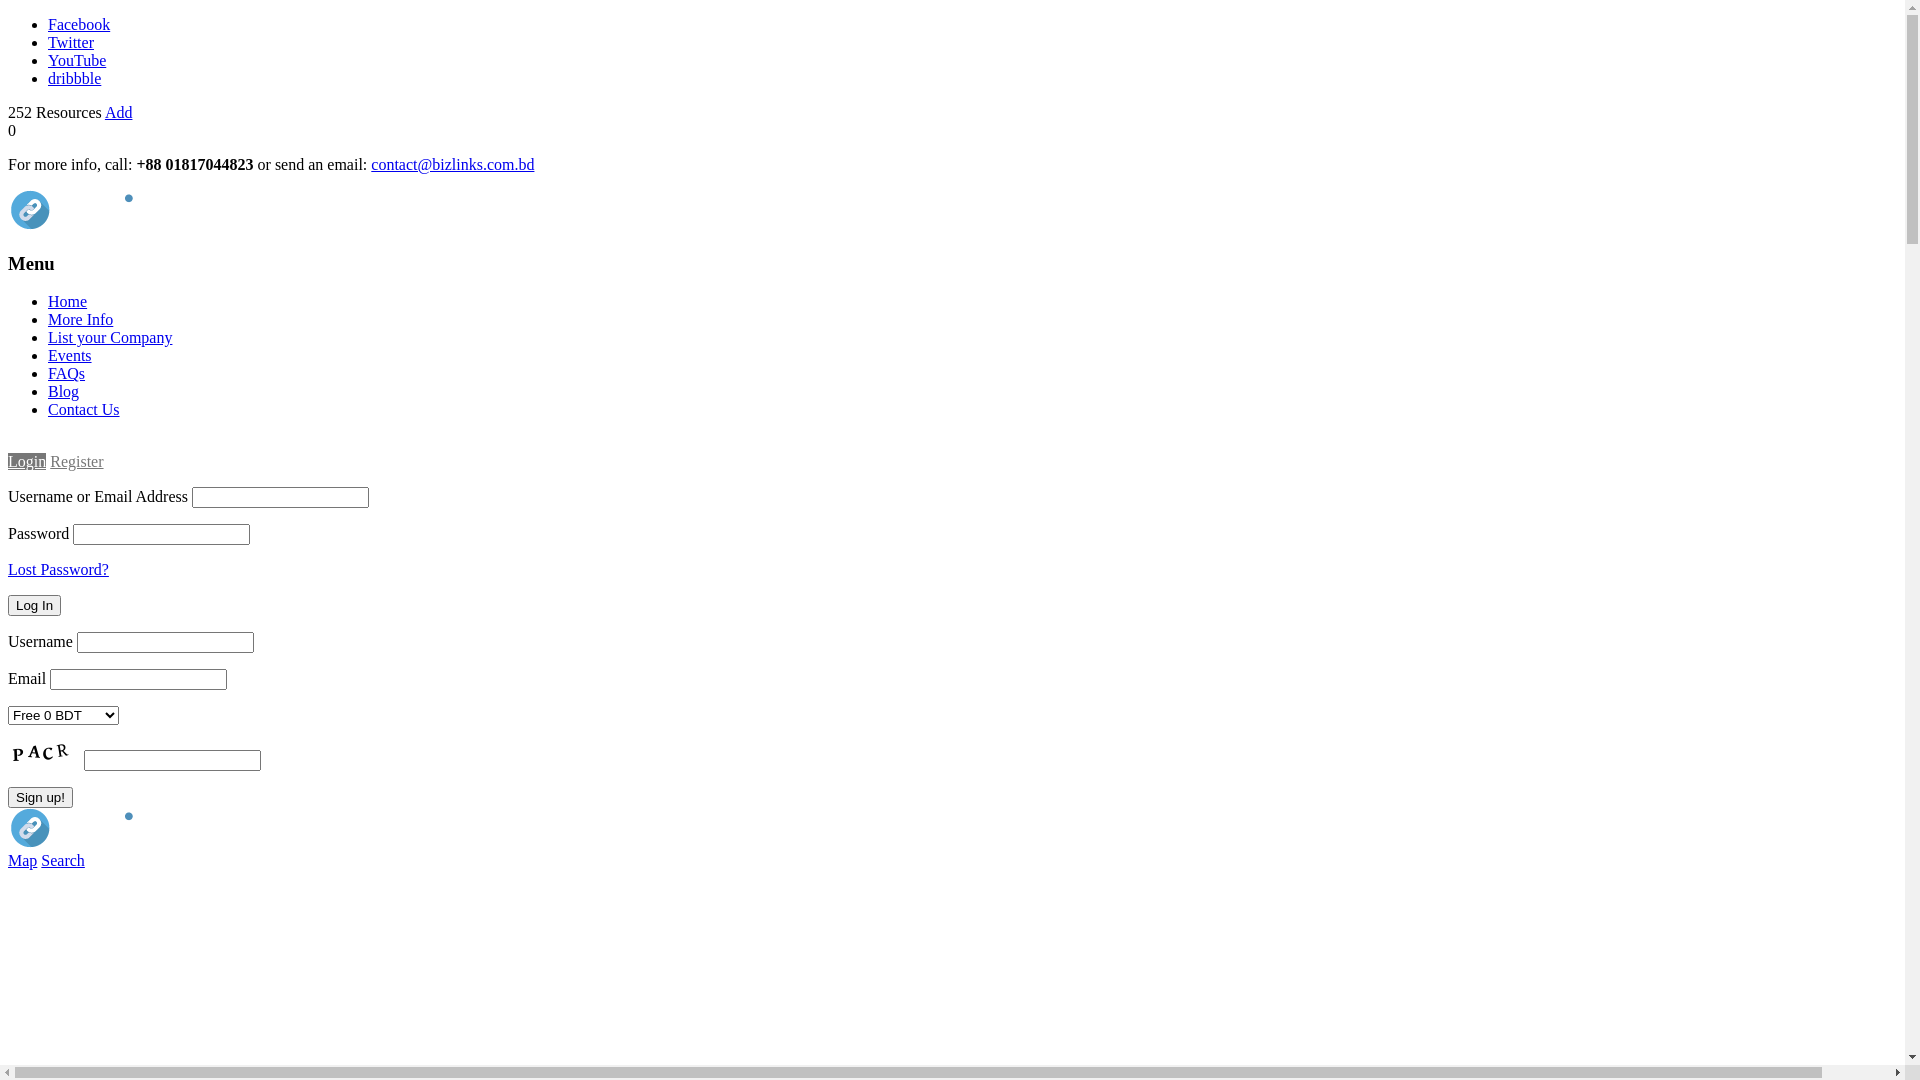 This screenshot has width=1920, height=1080. What do you see at coordinates (71, 42) in the screenshot?
I see `'Twitter'` at bounding box center [71, 42].